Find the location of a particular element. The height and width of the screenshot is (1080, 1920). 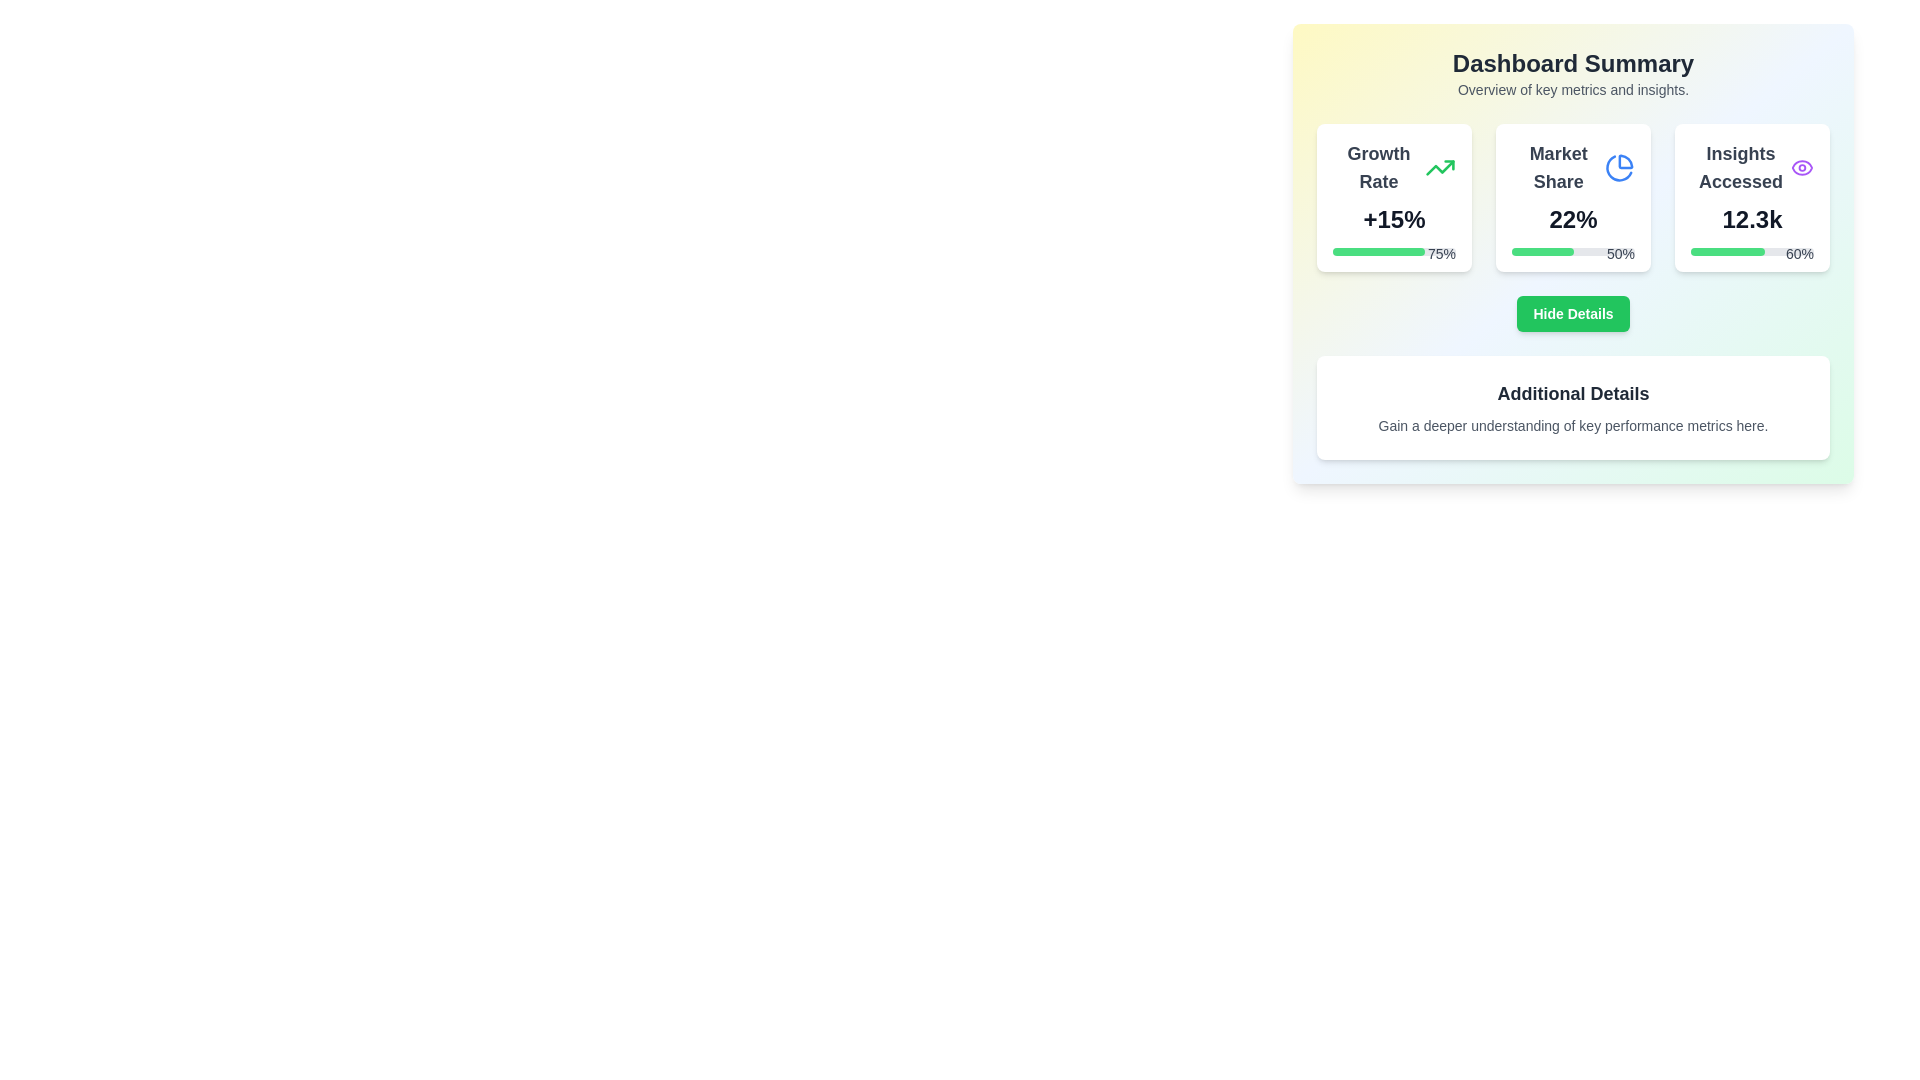

the 'Additional Details' heading label, which is bold, large, and dark gray, located at the top center of its white rounded rectangular panel is located at coordinates (1572, 393).